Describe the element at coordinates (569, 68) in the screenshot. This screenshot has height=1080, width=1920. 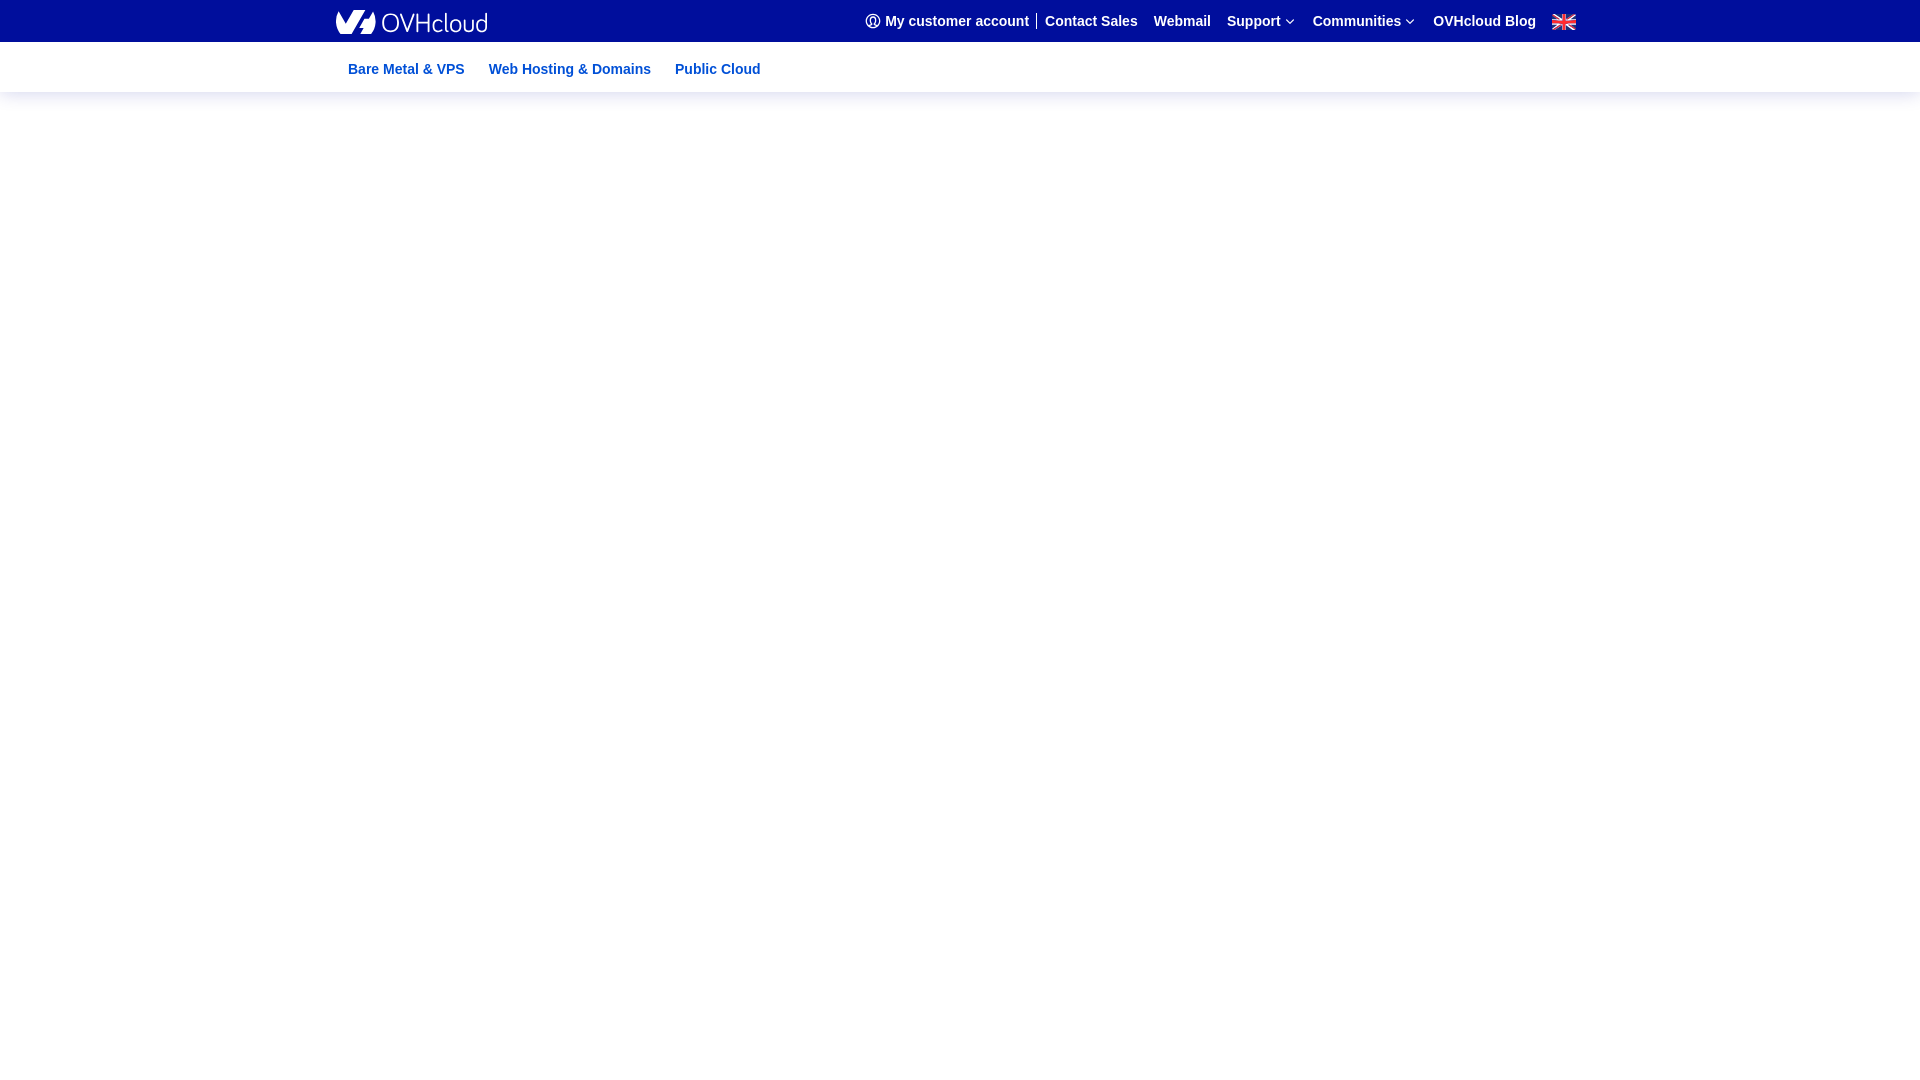
I see `'Web Hosting & Domains'` at that location.